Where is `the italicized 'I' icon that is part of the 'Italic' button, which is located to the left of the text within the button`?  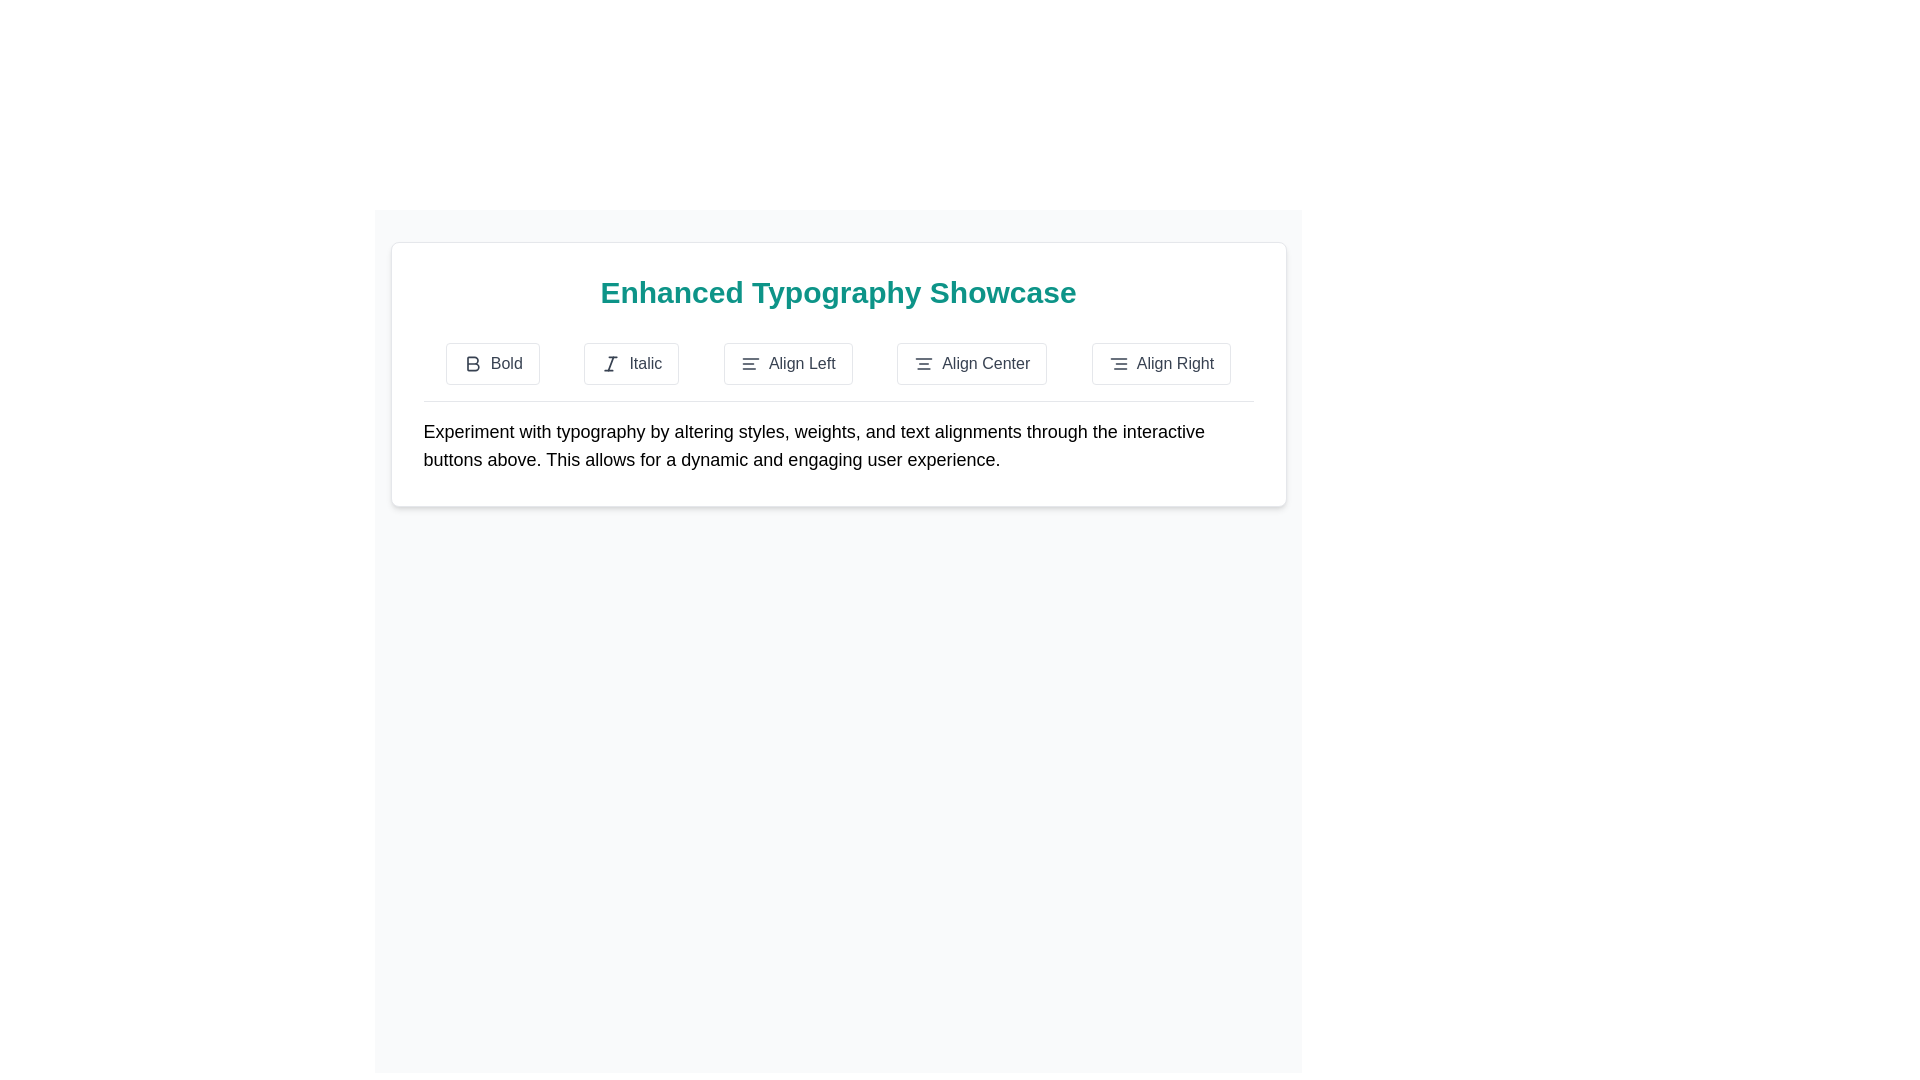
the italicized 'I' icon that is part of the 'Italic' button, which is located to the left of the text within the button is located at coordinates (610, 363).